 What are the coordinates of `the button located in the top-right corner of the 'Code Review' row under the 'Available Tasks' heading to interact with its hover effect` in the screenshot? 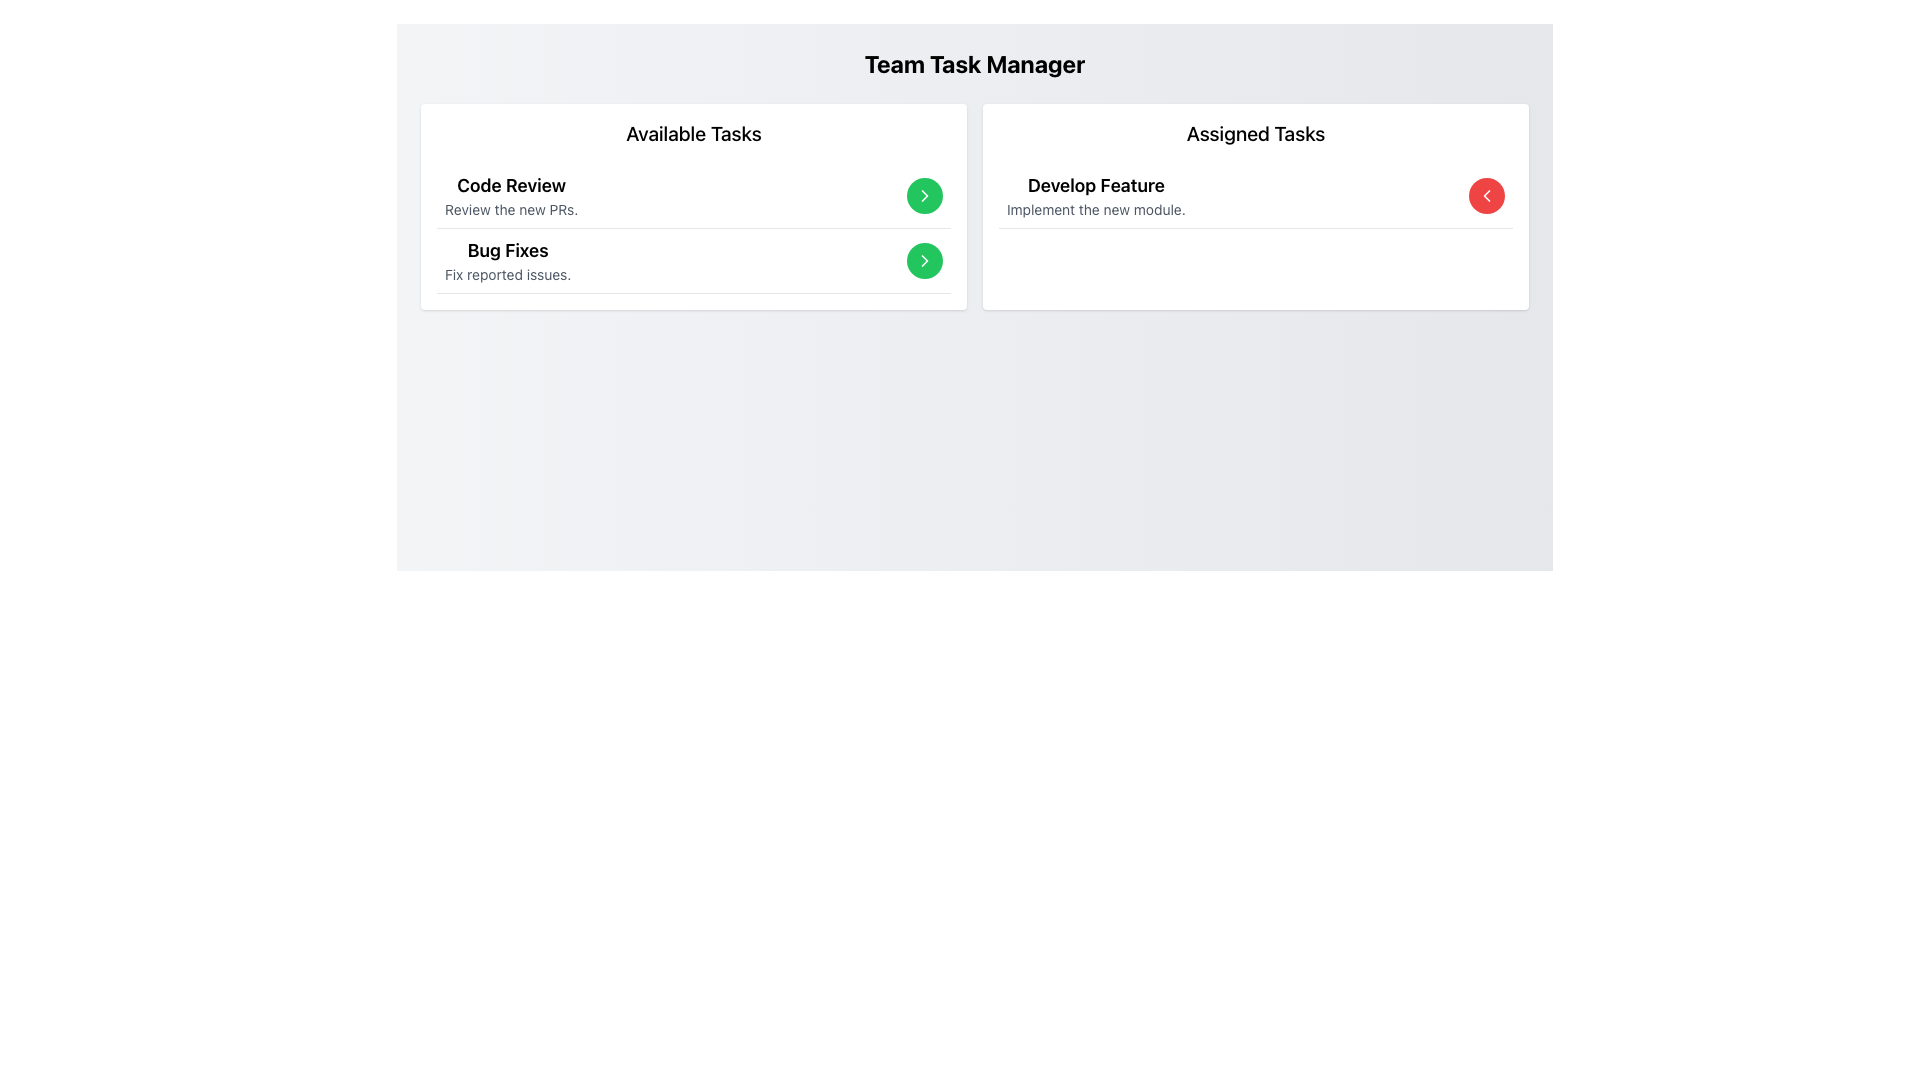 It's located at (924, 196).